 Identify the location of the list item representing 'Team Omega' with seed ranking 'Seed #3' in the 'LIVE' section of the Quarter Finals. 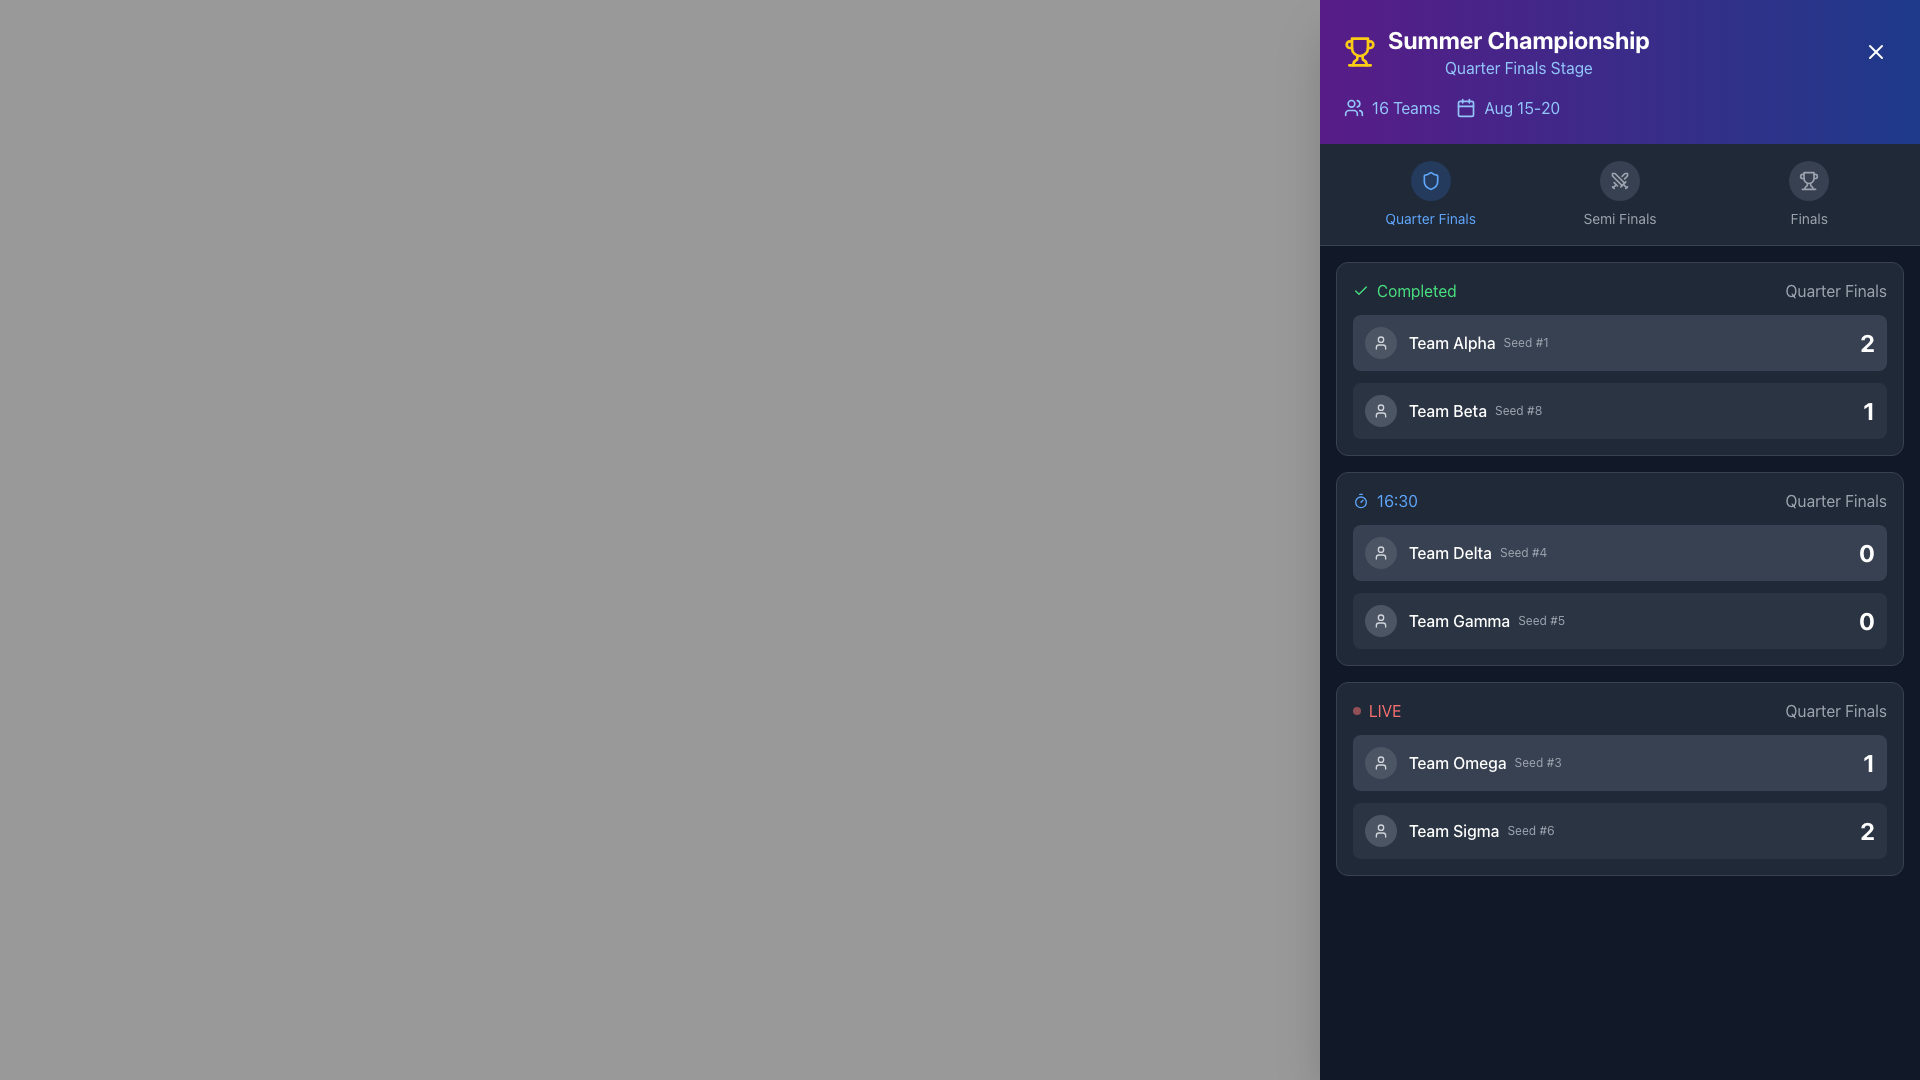
(1463, 763).